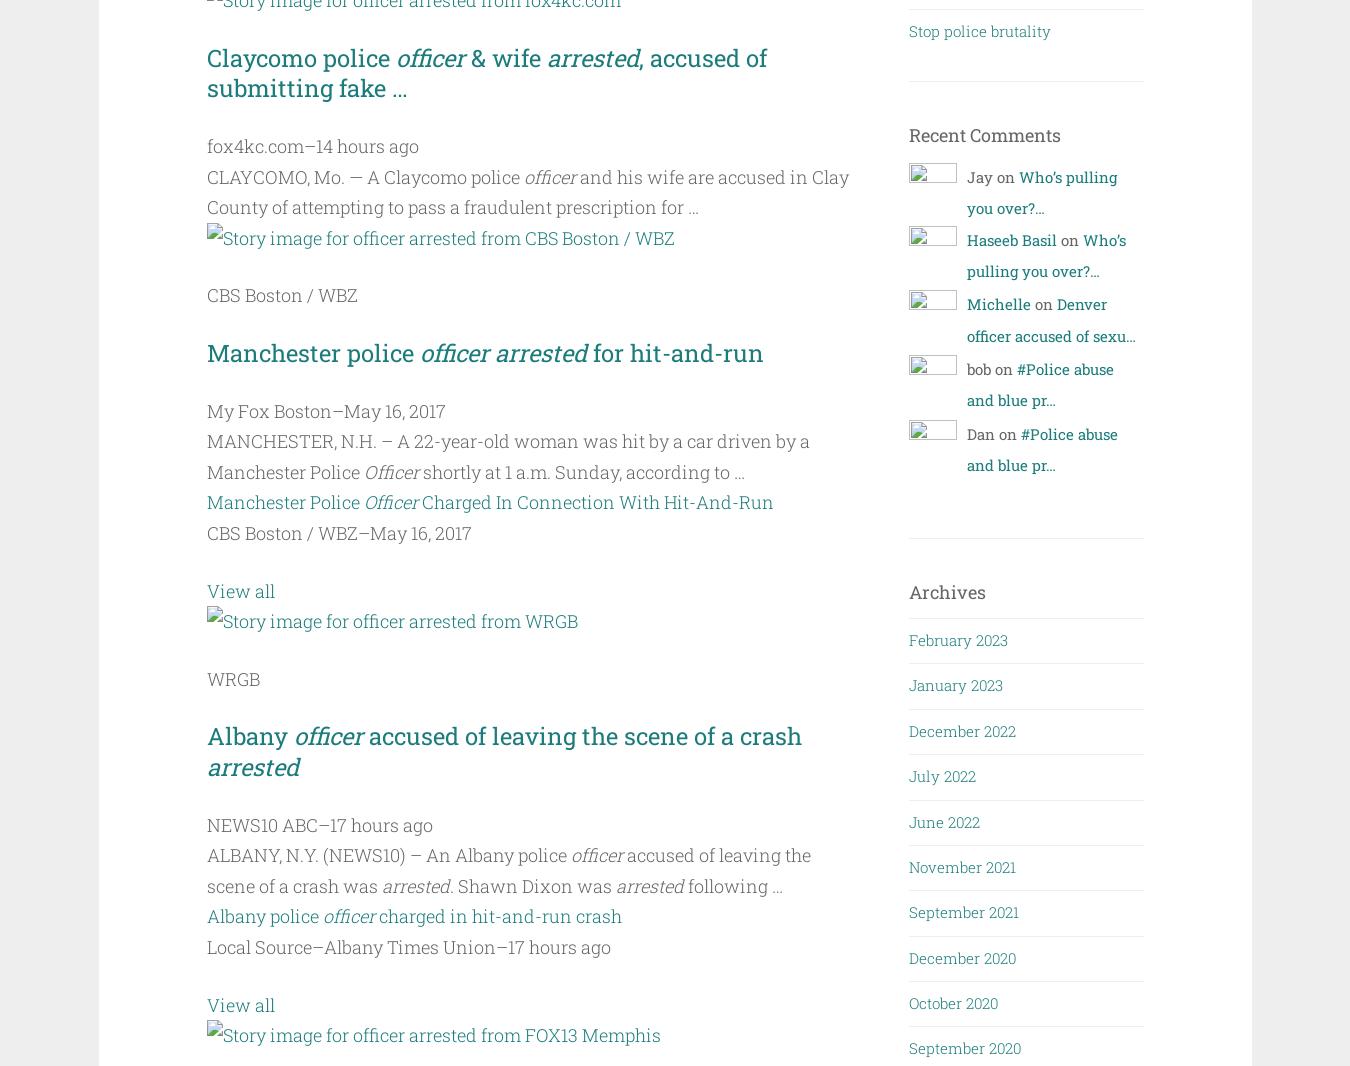  What do you see at coordinates (943, 821) in the screenshot?
I see `'June 2022'` at bounding box center [943, 821].